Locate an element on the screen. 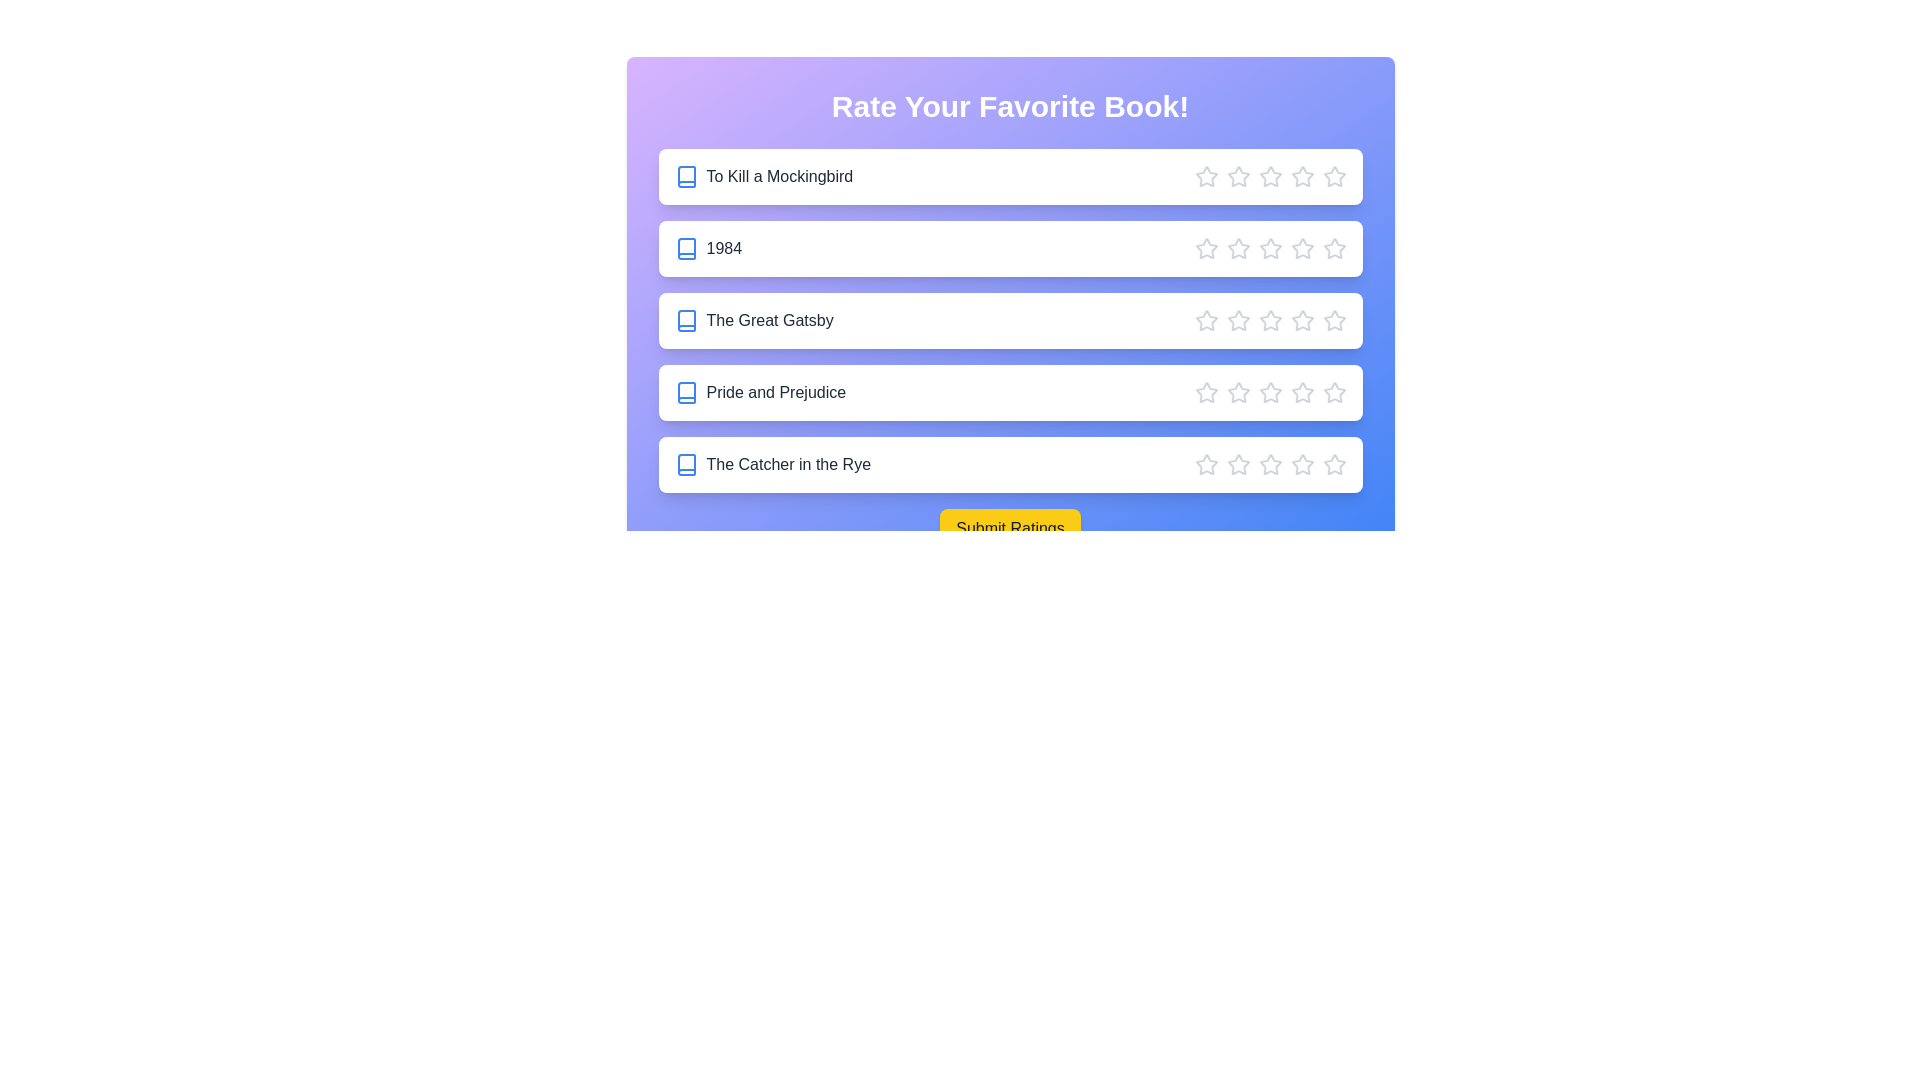  the star corresponding to 5 stars for the book '1984' is located at coordinates (1334, 248).